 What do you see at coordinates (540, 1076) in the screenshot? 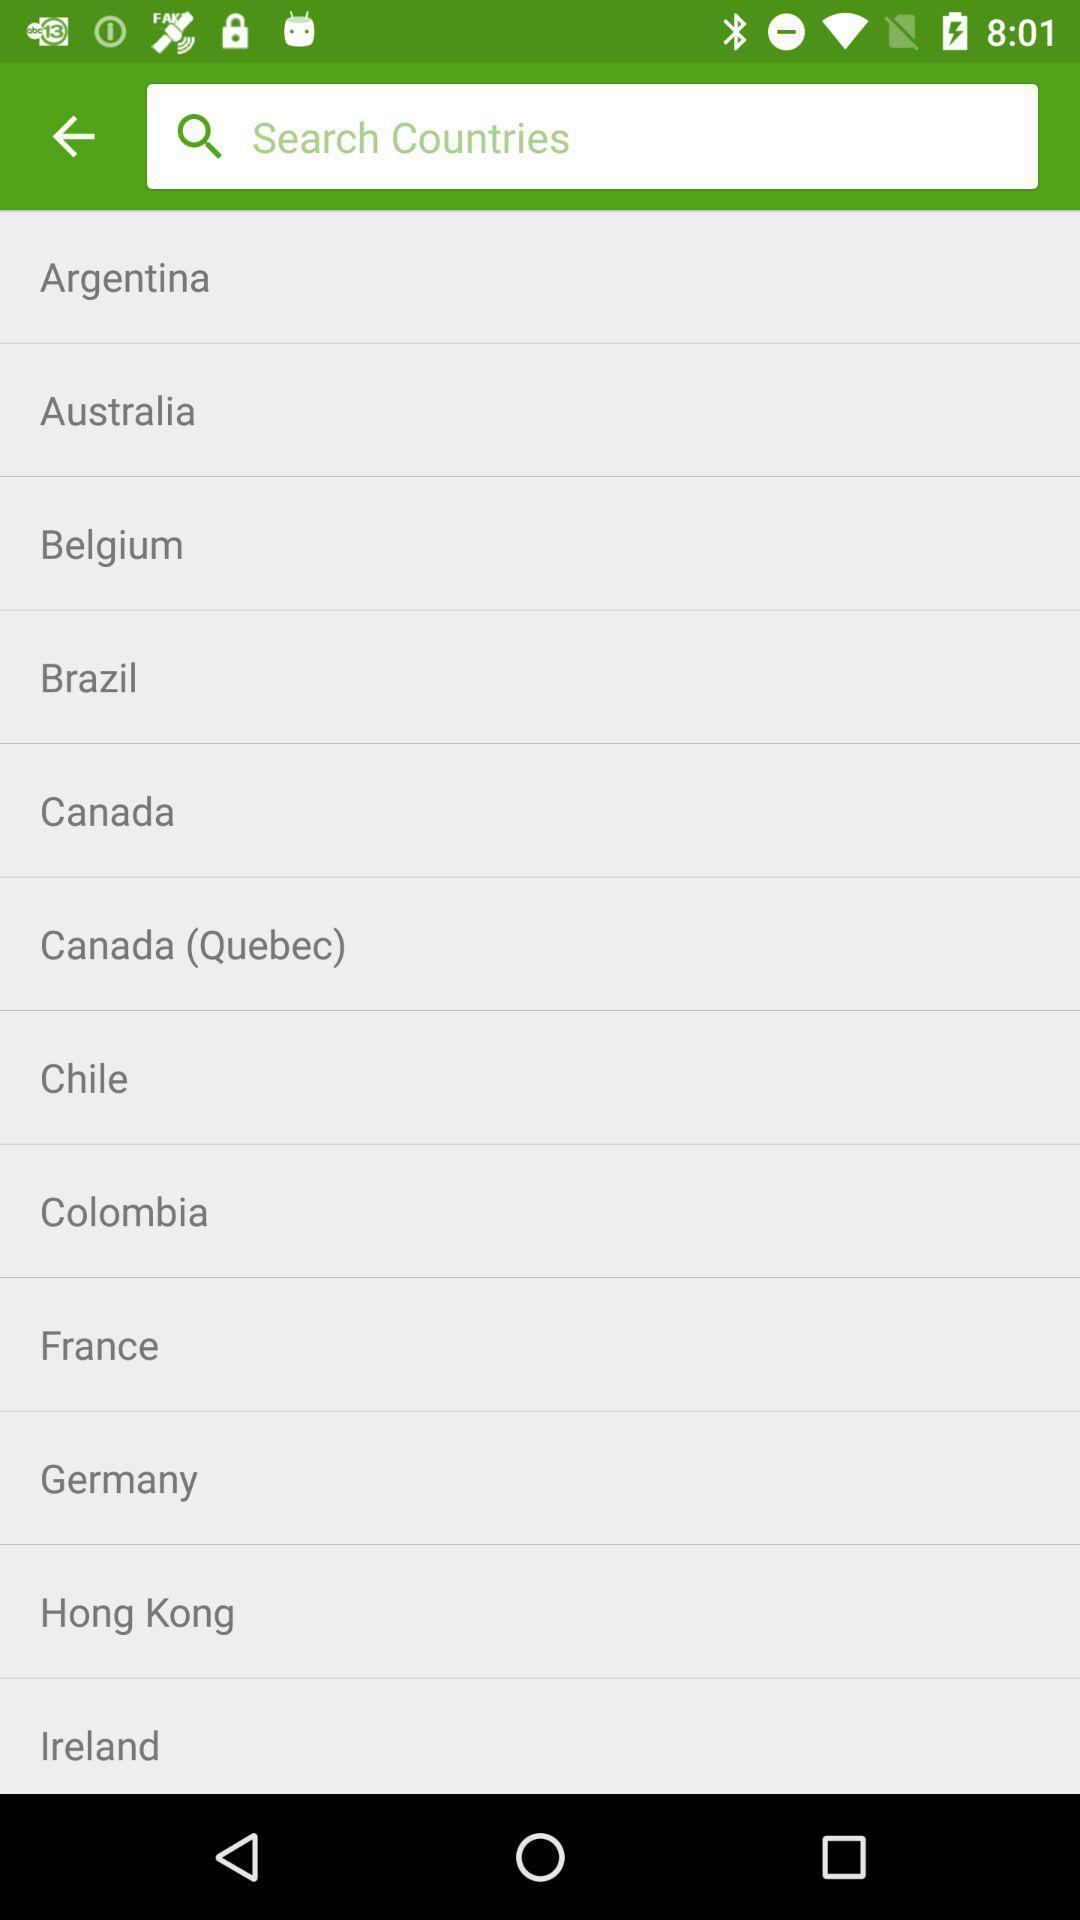
I see `chile item` at bounding box center [540, 1076].